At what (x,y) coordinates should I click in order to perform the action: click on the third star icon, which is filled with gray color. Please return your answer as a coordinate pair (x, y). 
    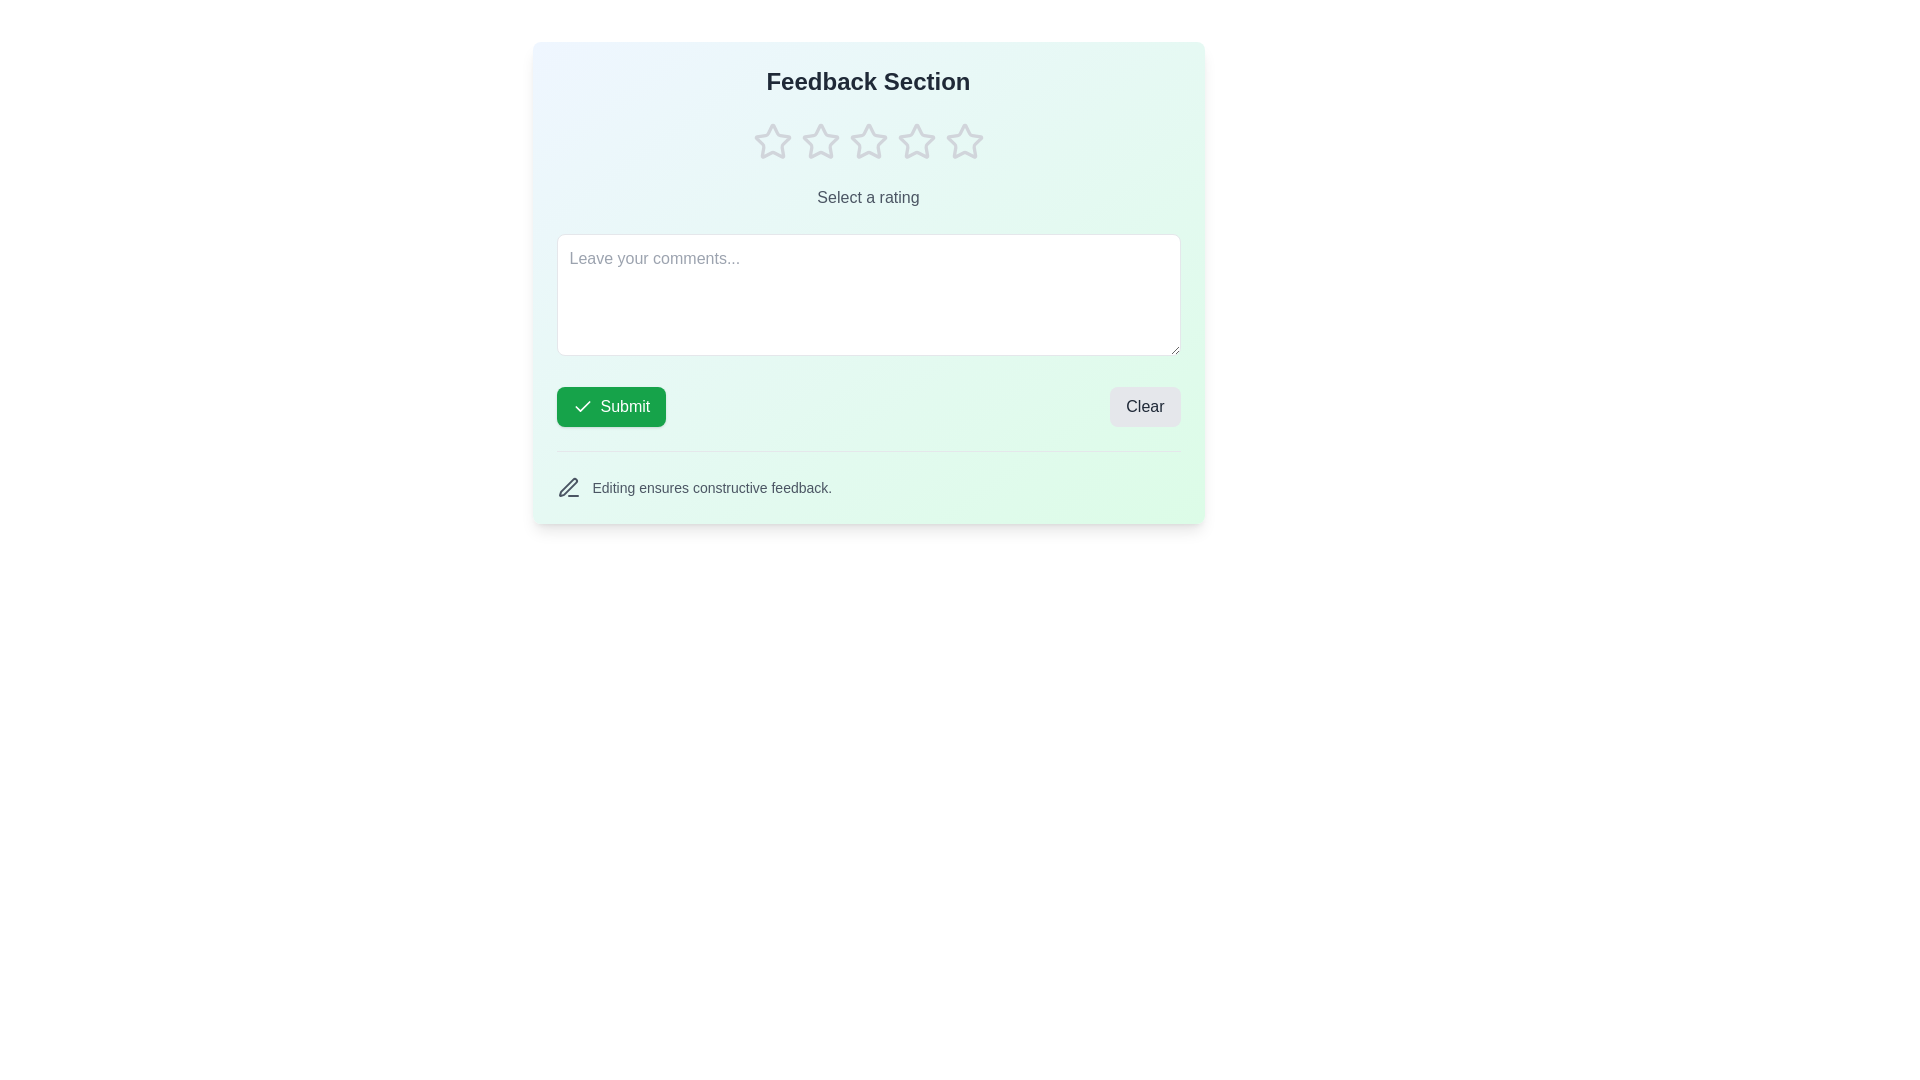
    Looking at the image, I should click on (915, 140).